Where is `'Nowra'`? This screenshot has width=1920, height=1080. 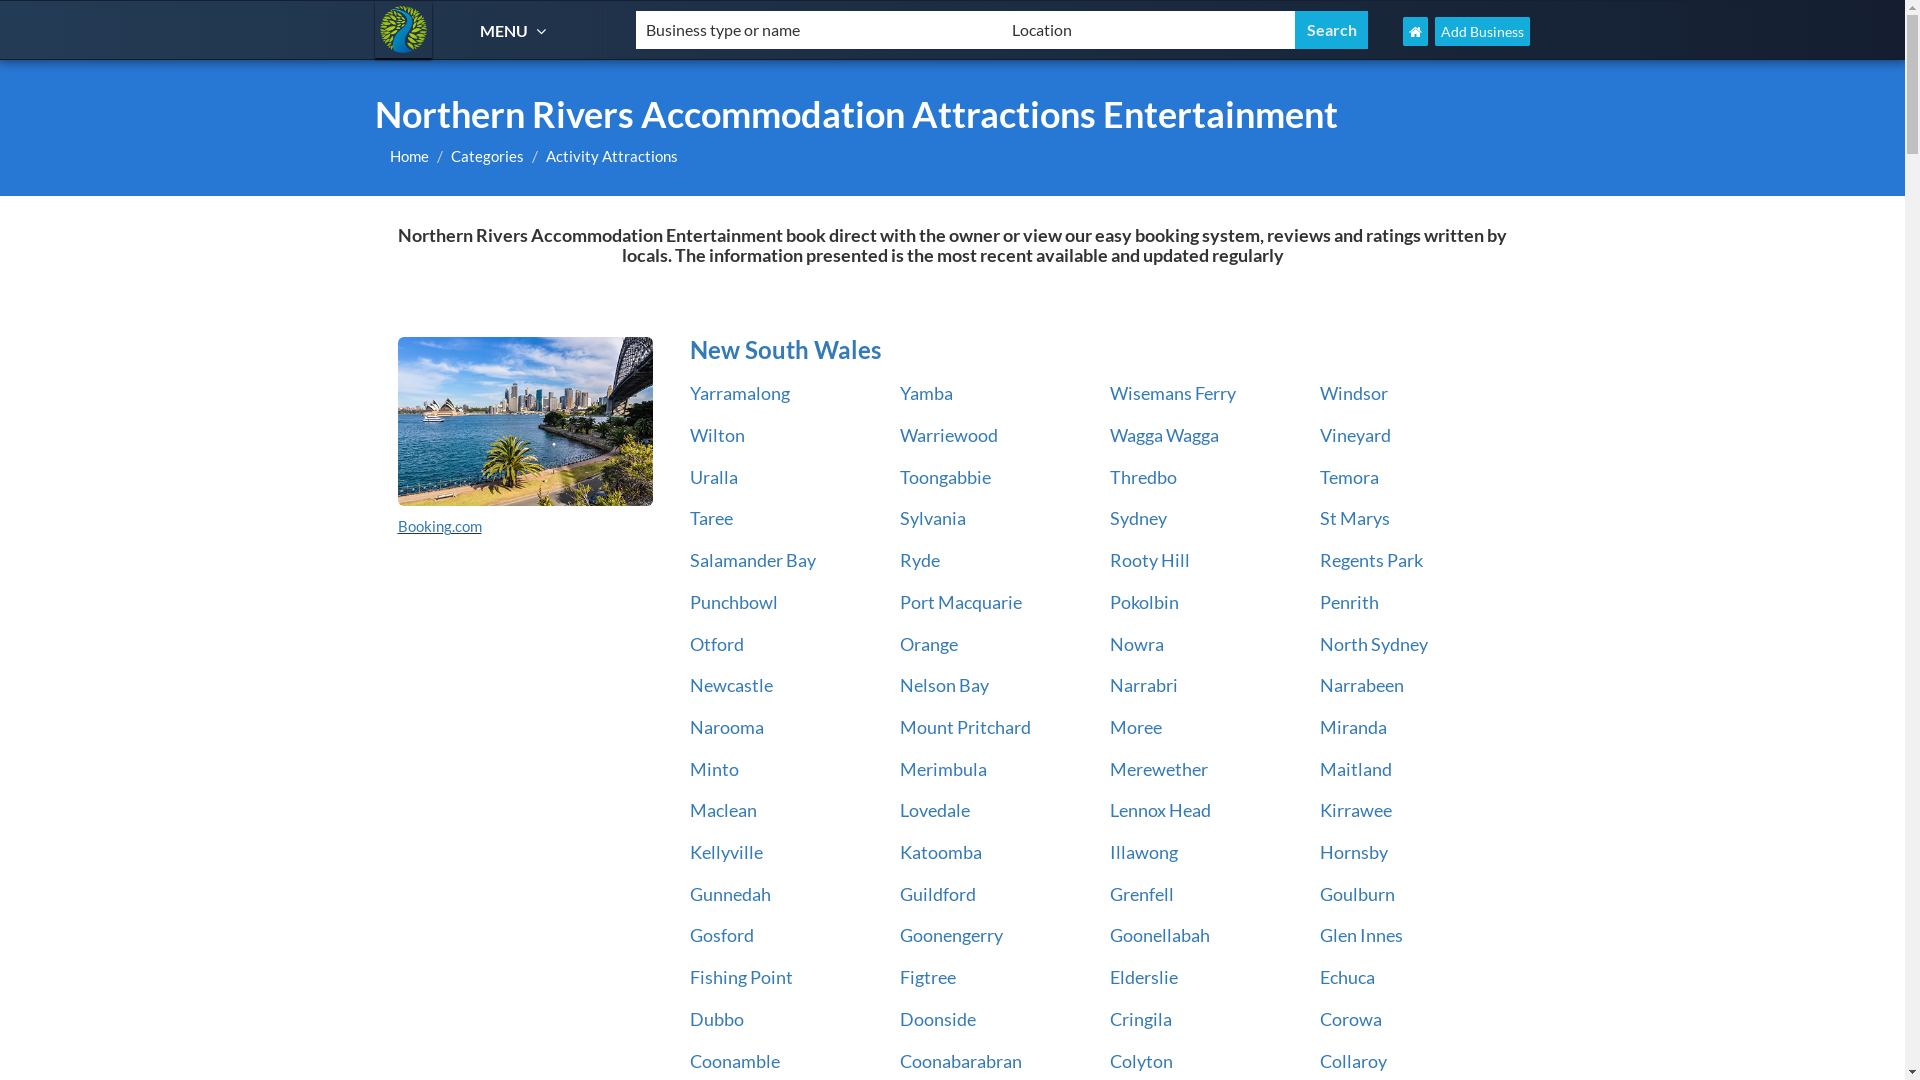
'Nowra' is located at coordinates (1137, 643).